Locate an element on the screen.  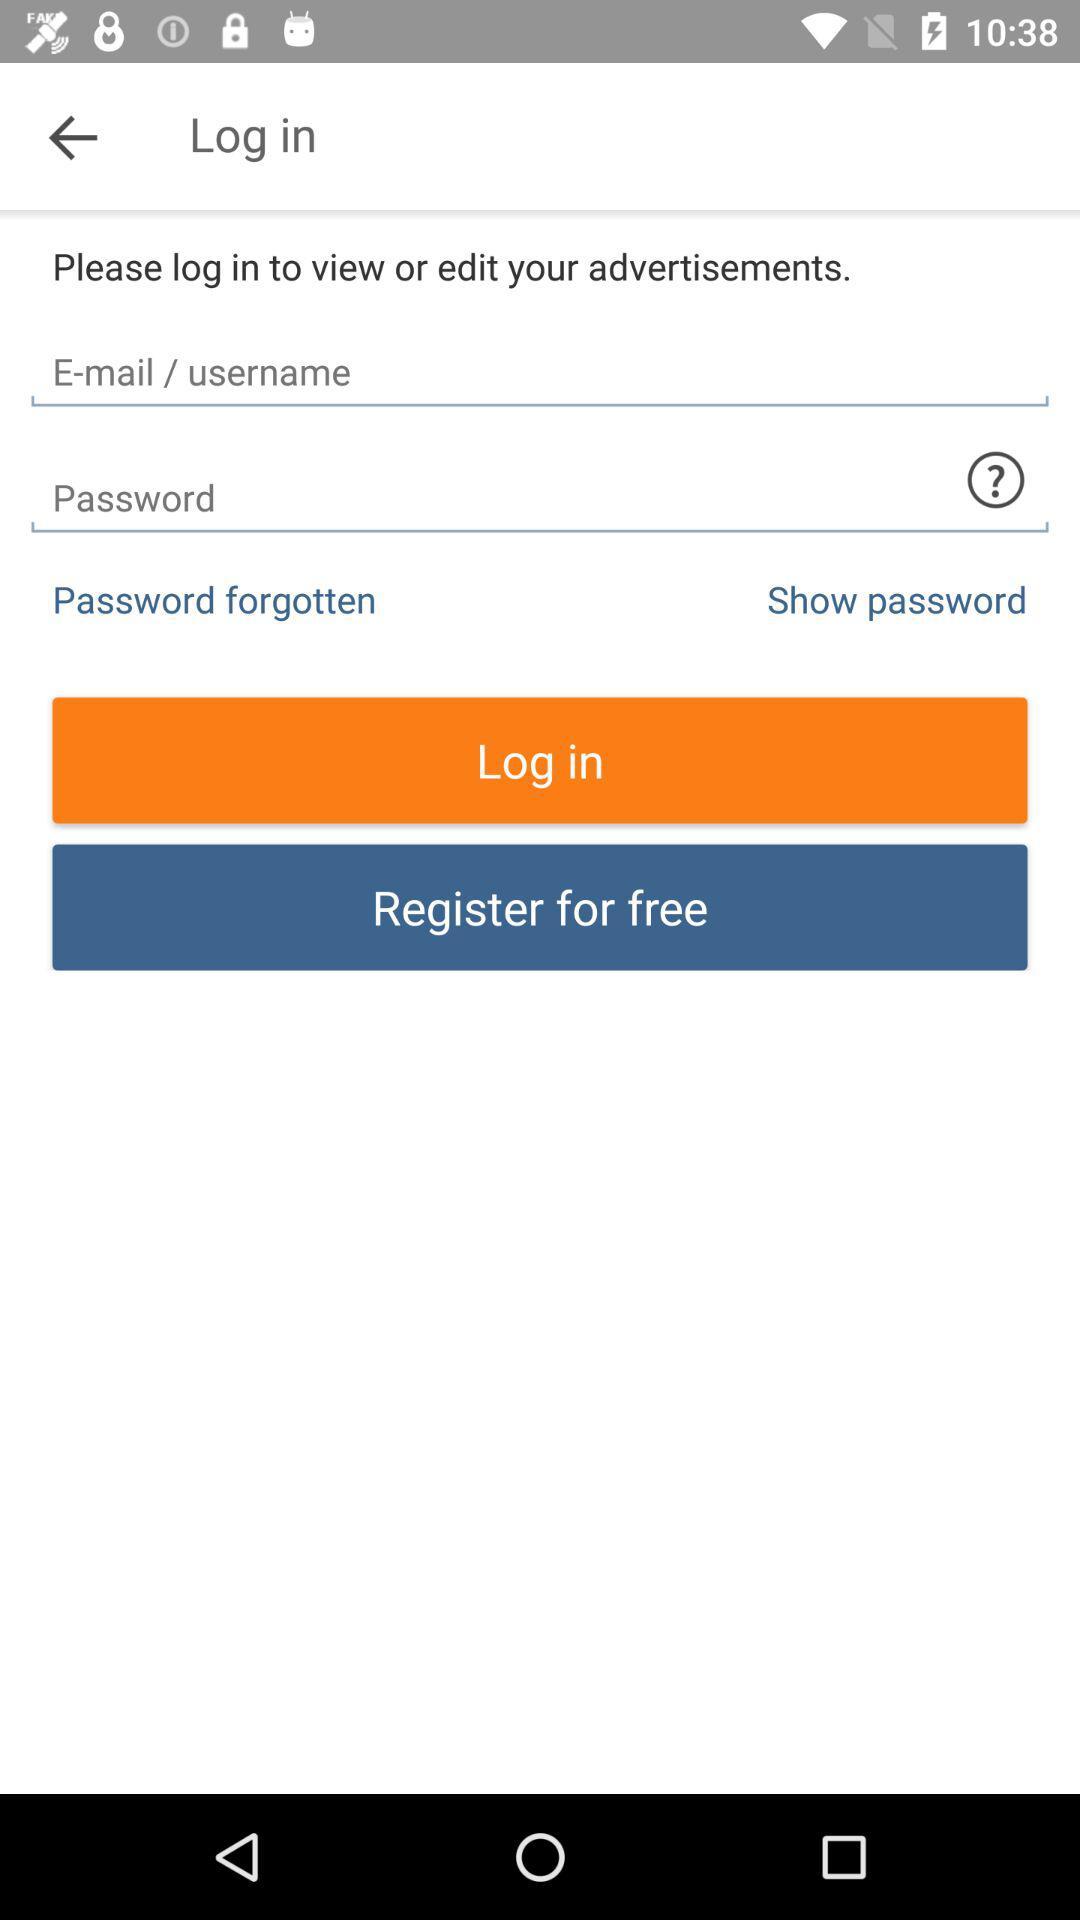
the icon next to the log in item is located at coordinates (72, 135).